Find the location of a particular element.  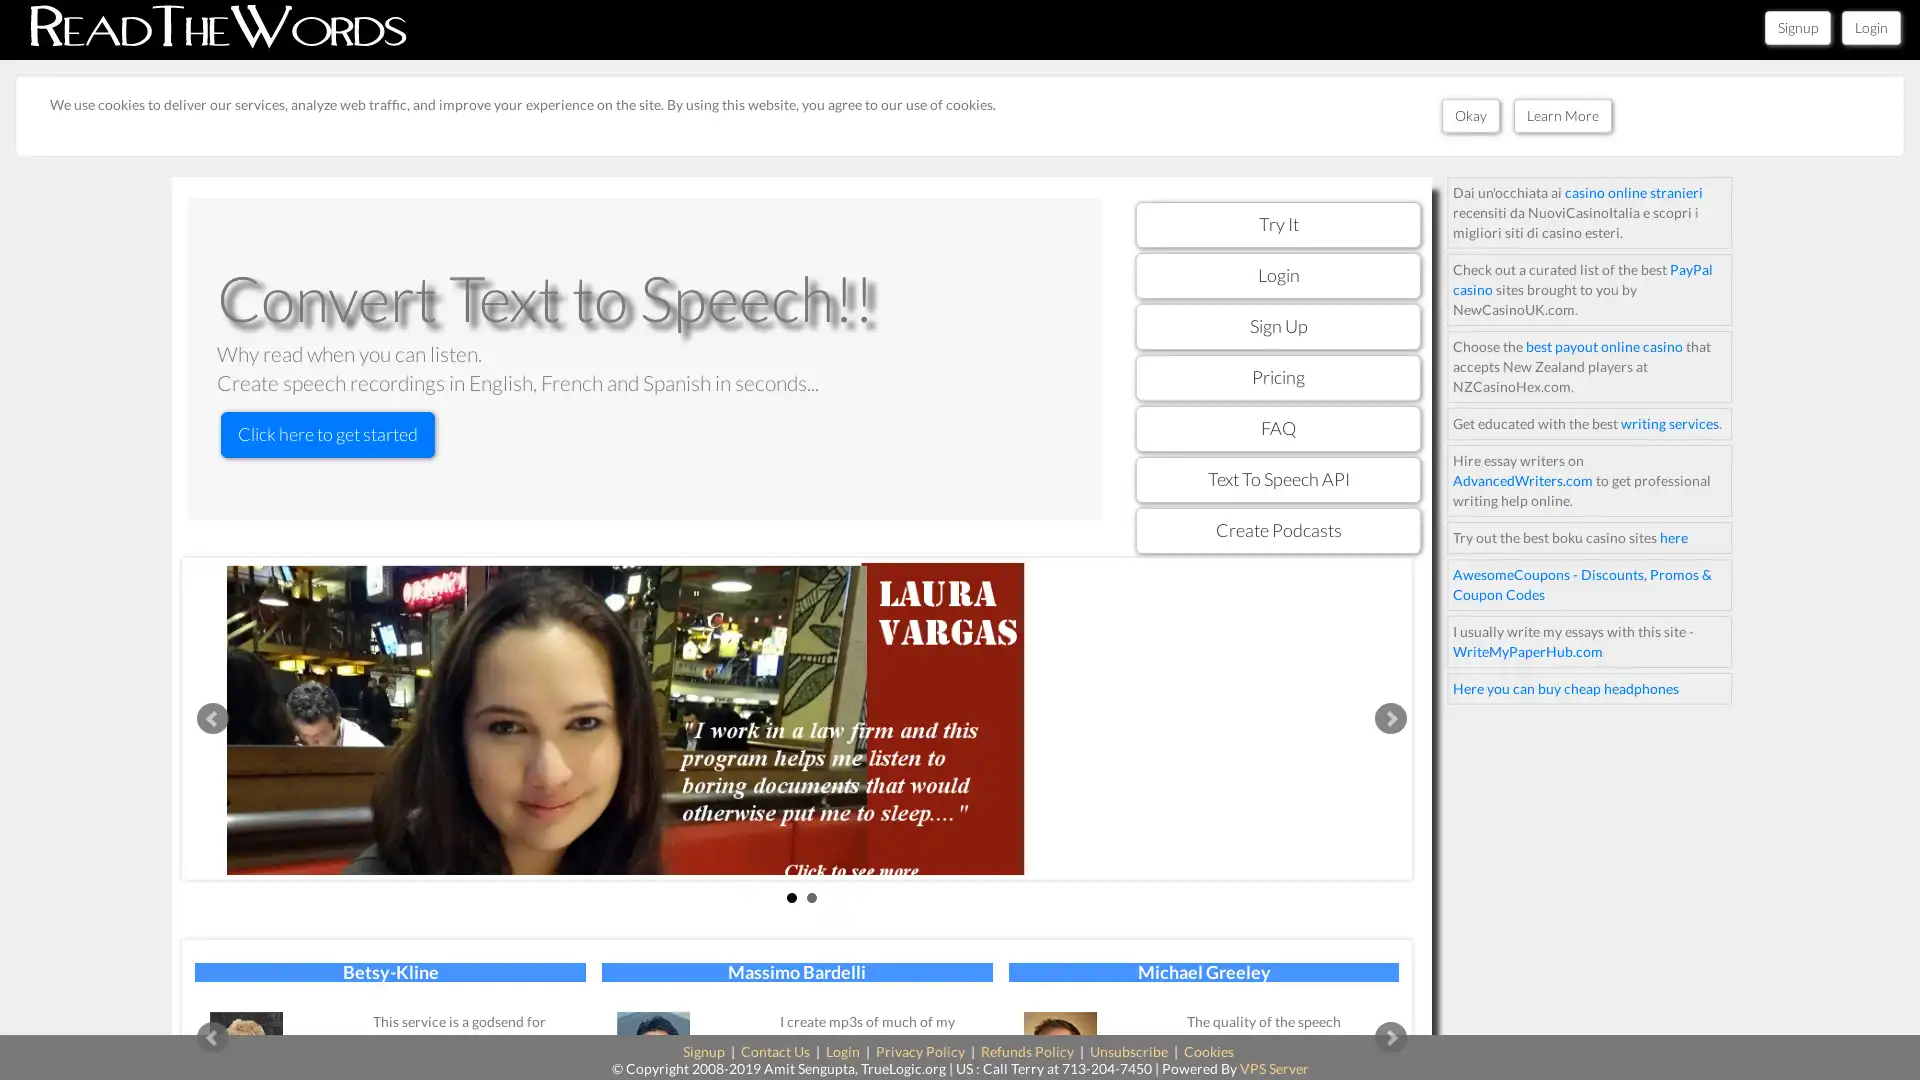

Okay is located at coordinates (1469, 115).